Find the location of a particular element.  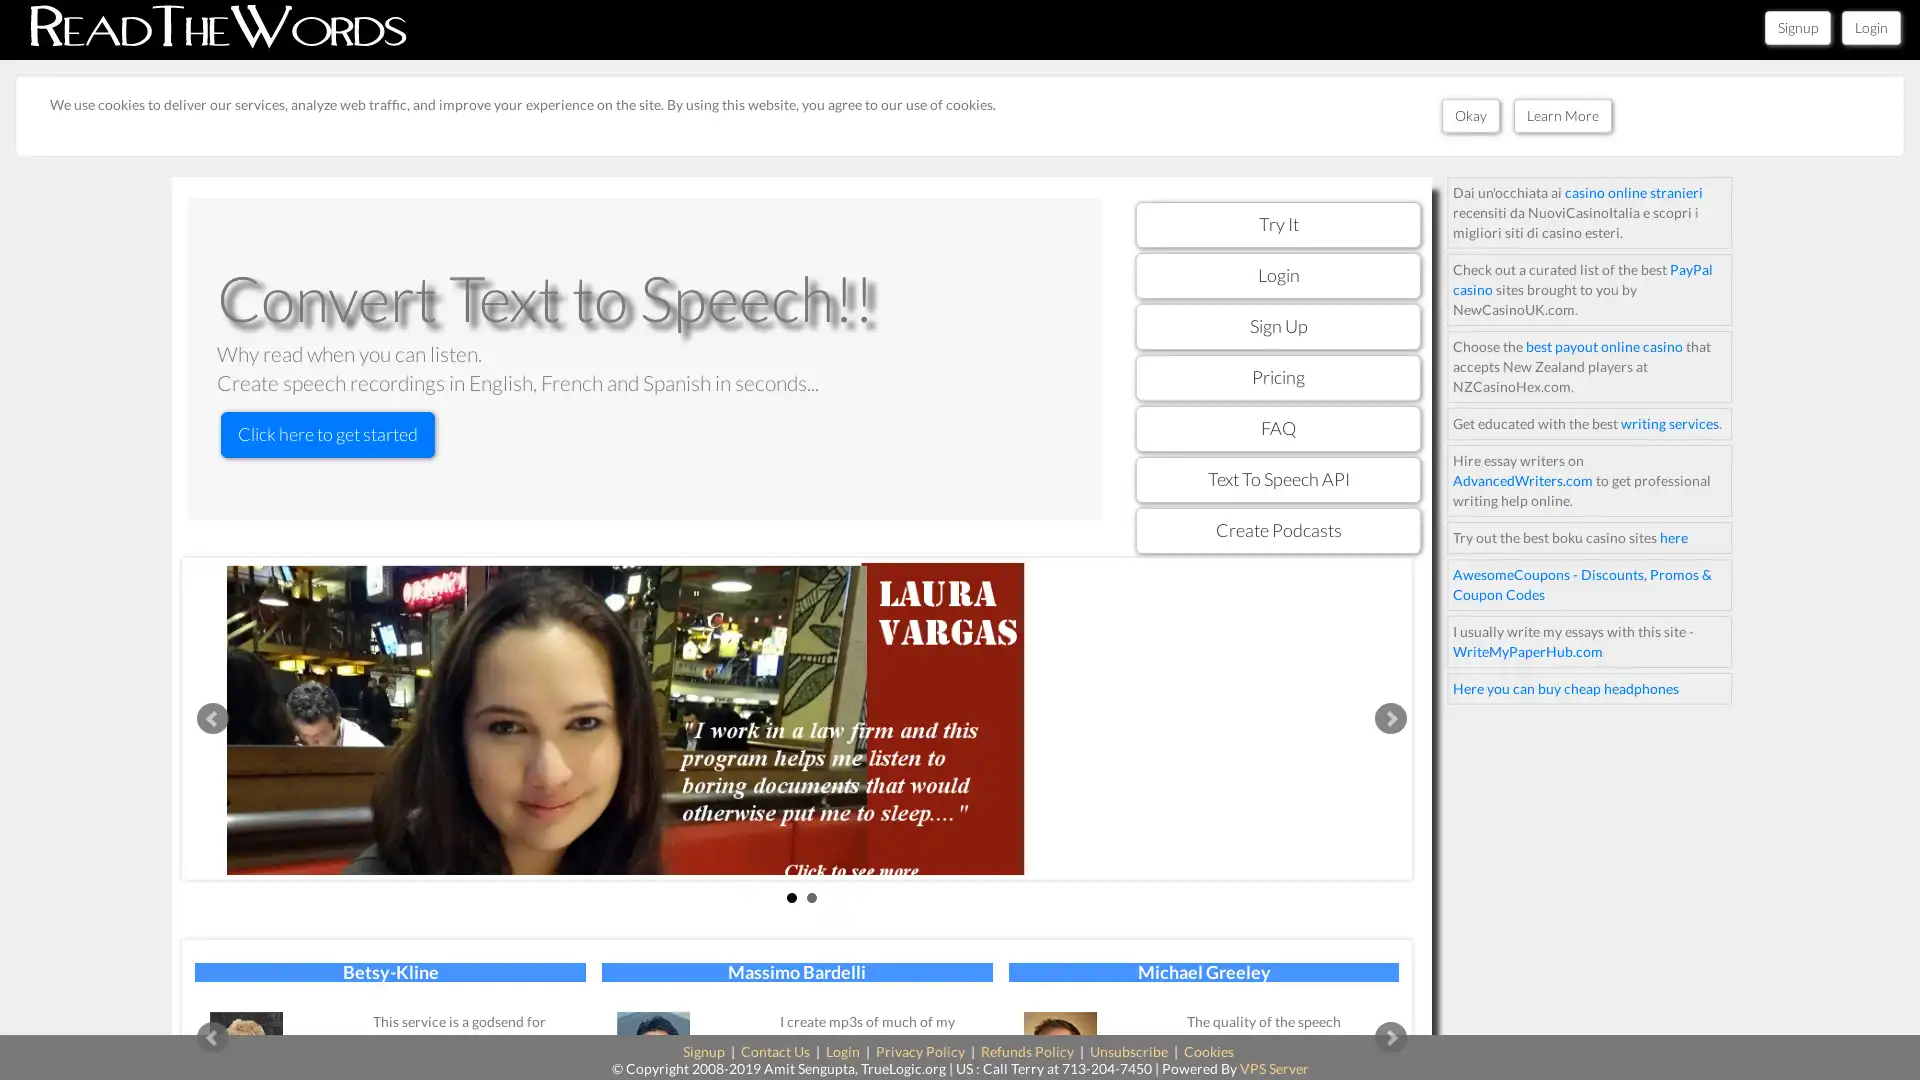

Okay is located at coordinates (1469, 115).